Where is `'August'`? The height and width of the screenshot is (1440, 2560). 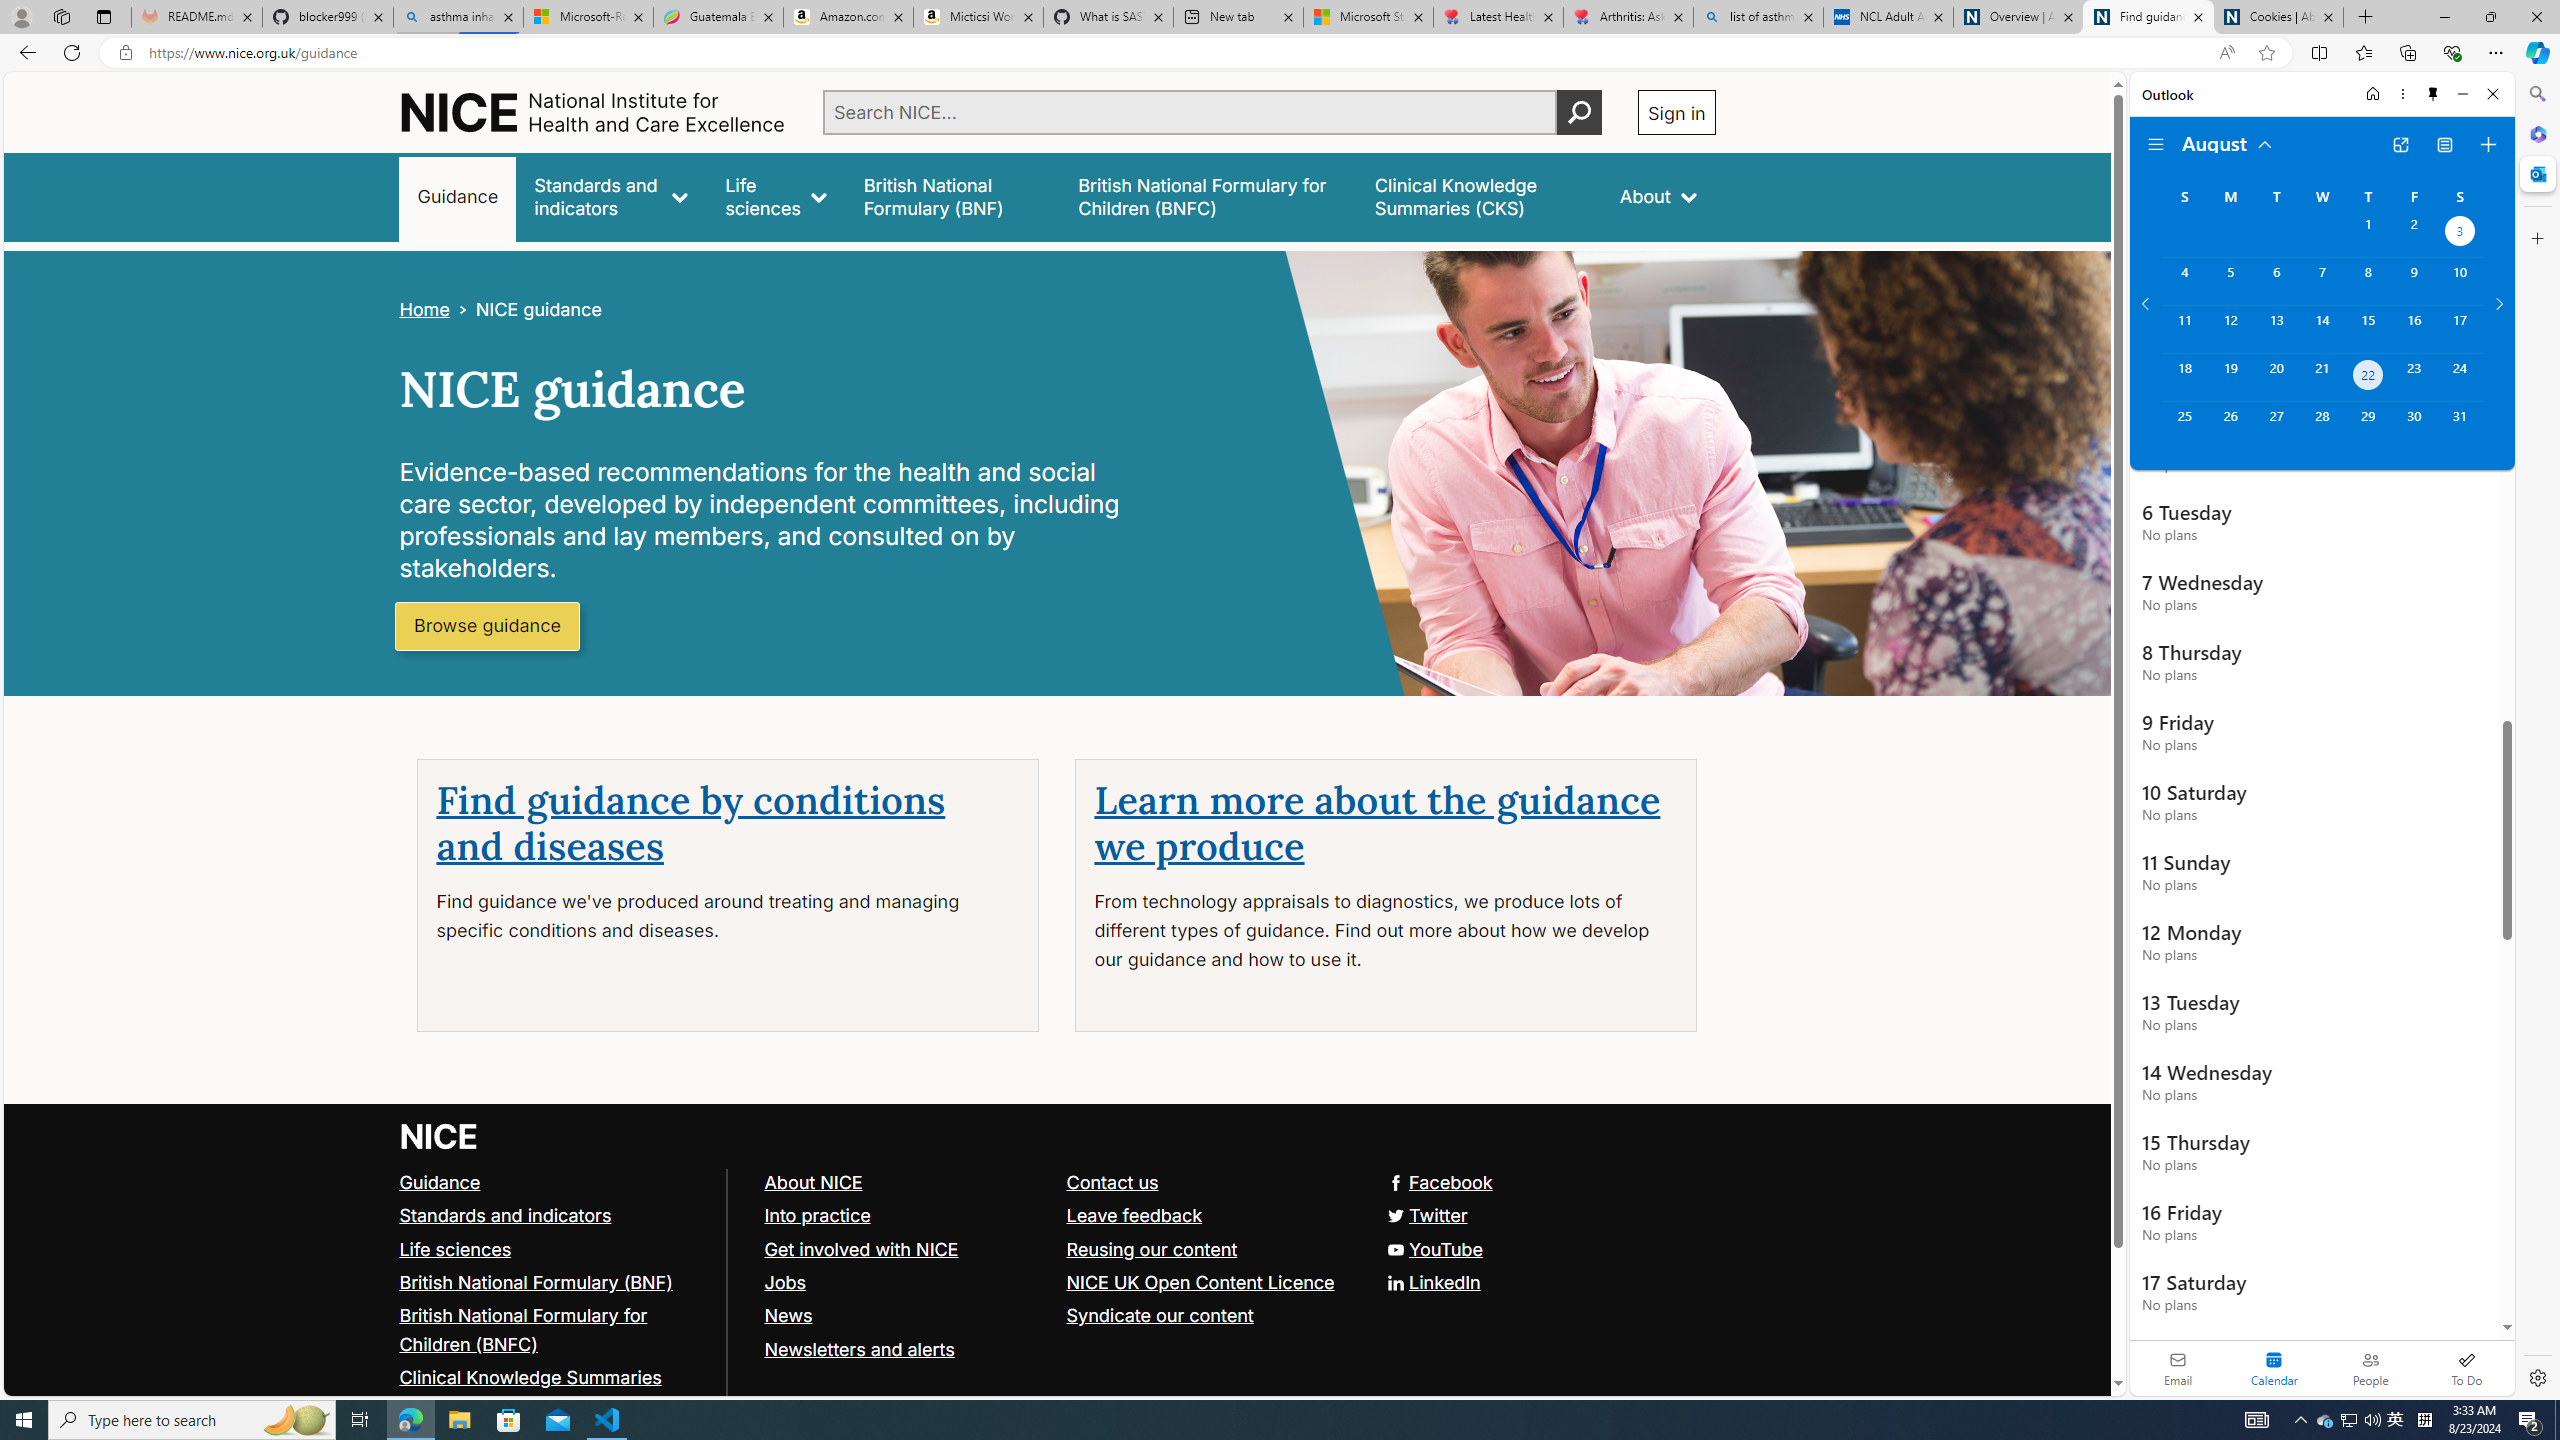
'August' is located at coordinates (2227, 141).